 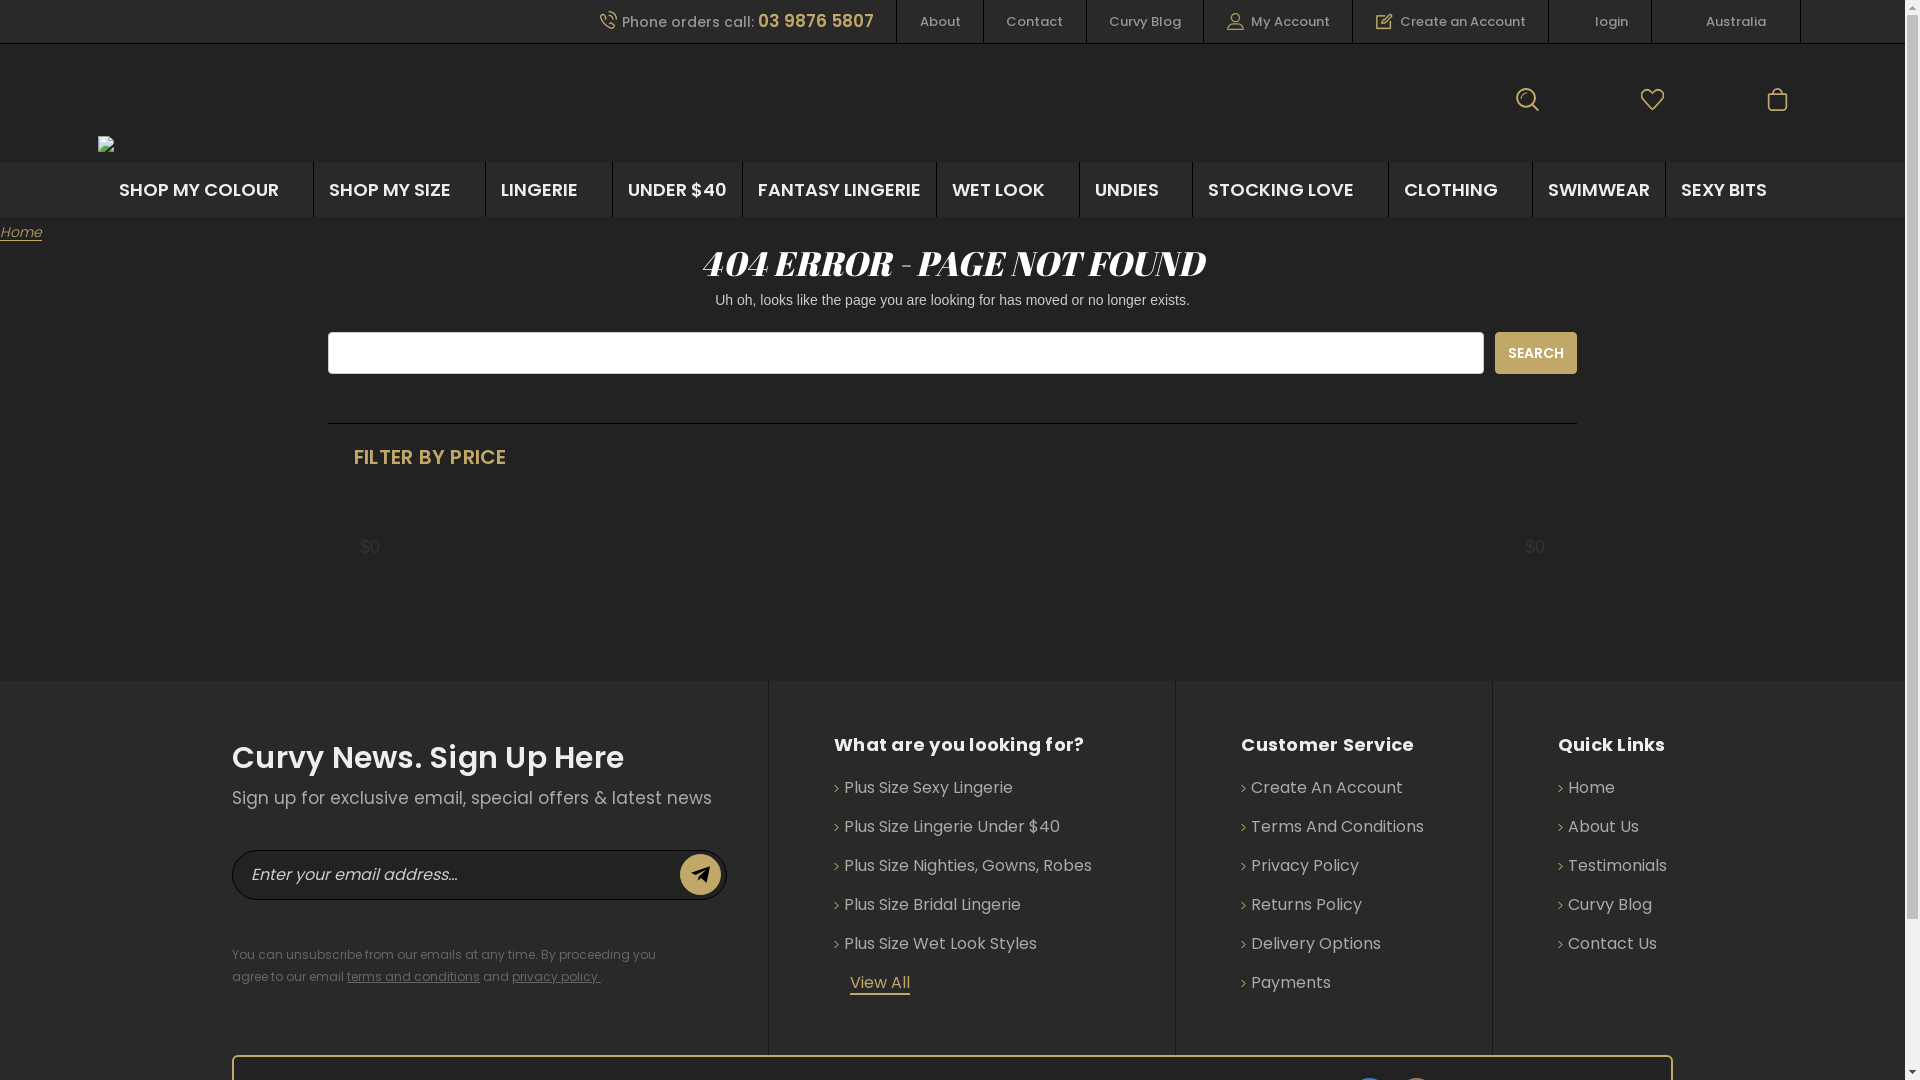 What do you see at coordinates (1535, 352) in the screenshot?
I see `'Search'` at bounding box center [1535, 352].